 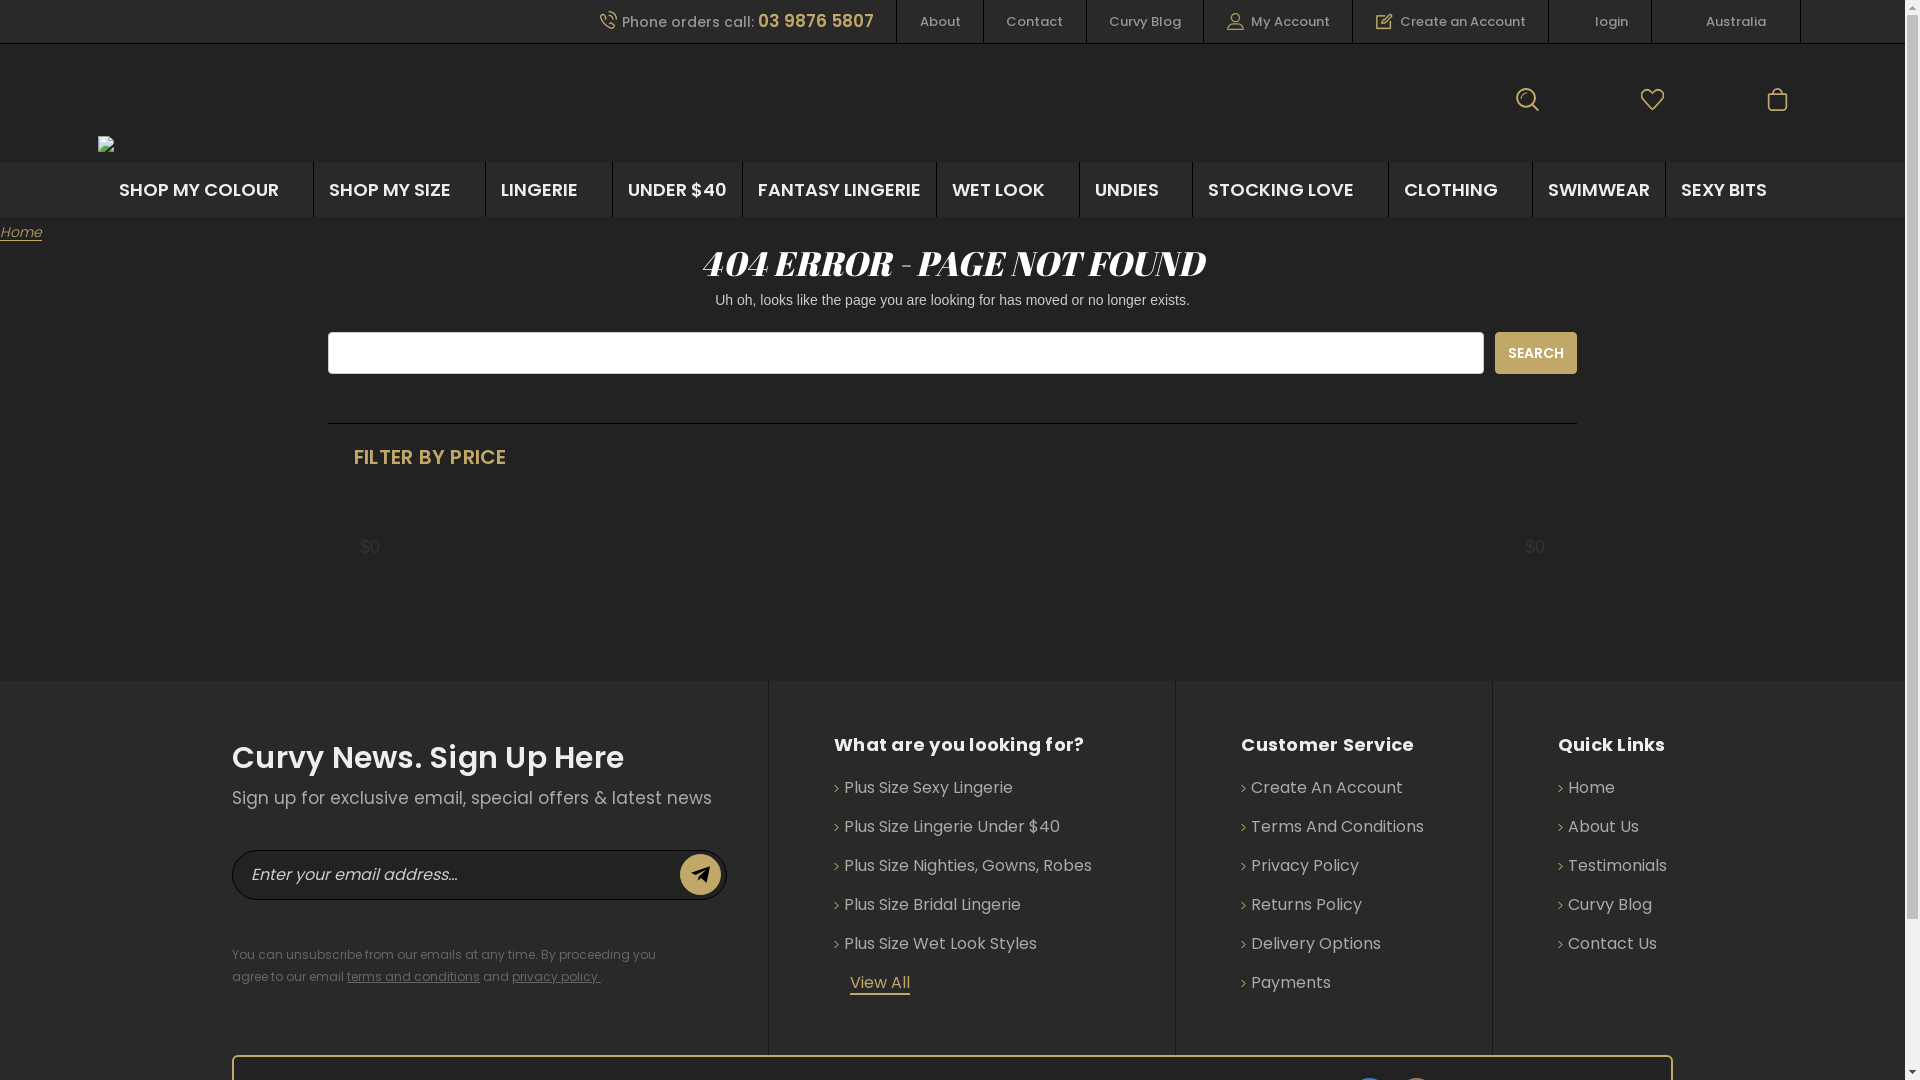 What do you see at coordinates (1535, 352) in the screenshot?
I see `'Search'` at bounding box center [1535, 352].